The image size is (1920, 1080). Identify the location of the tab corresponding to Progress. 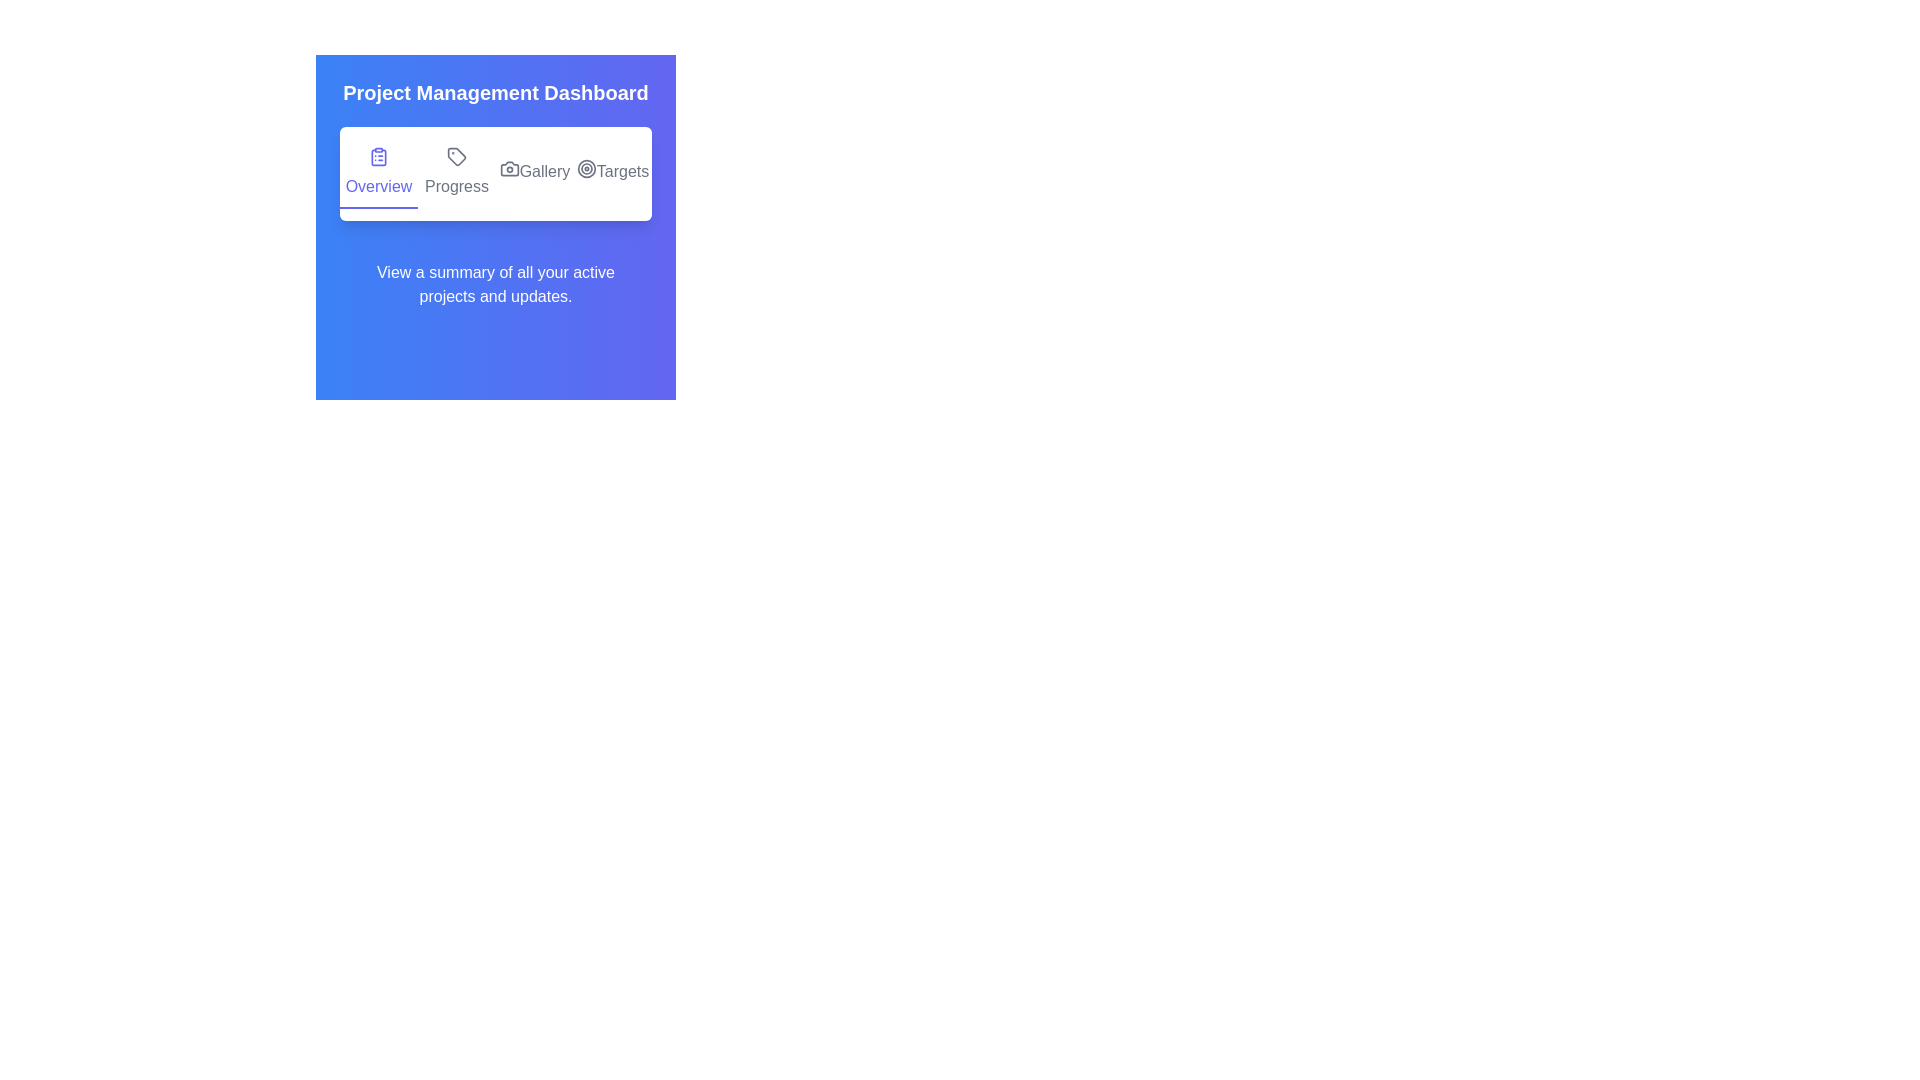
(455, 172).